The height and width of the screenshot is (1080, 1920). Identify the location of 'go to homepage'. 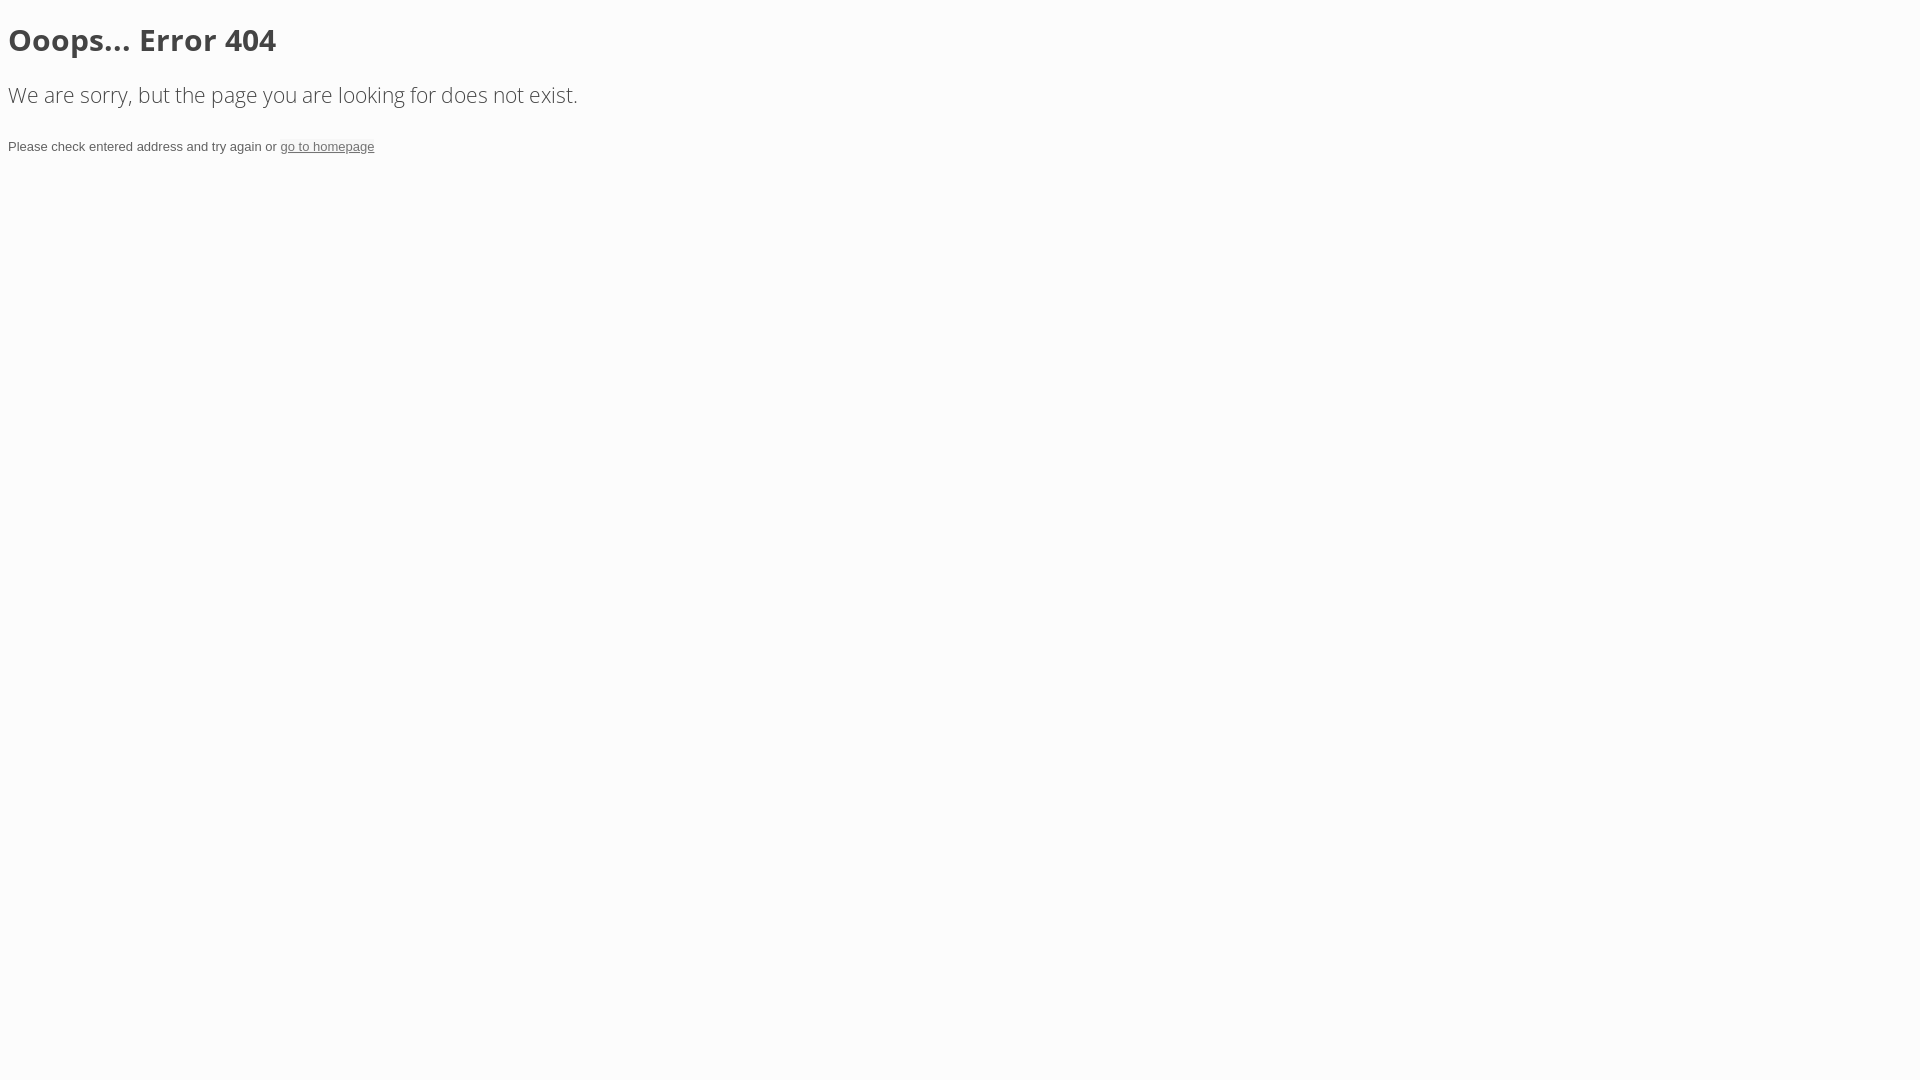
(326, 145).